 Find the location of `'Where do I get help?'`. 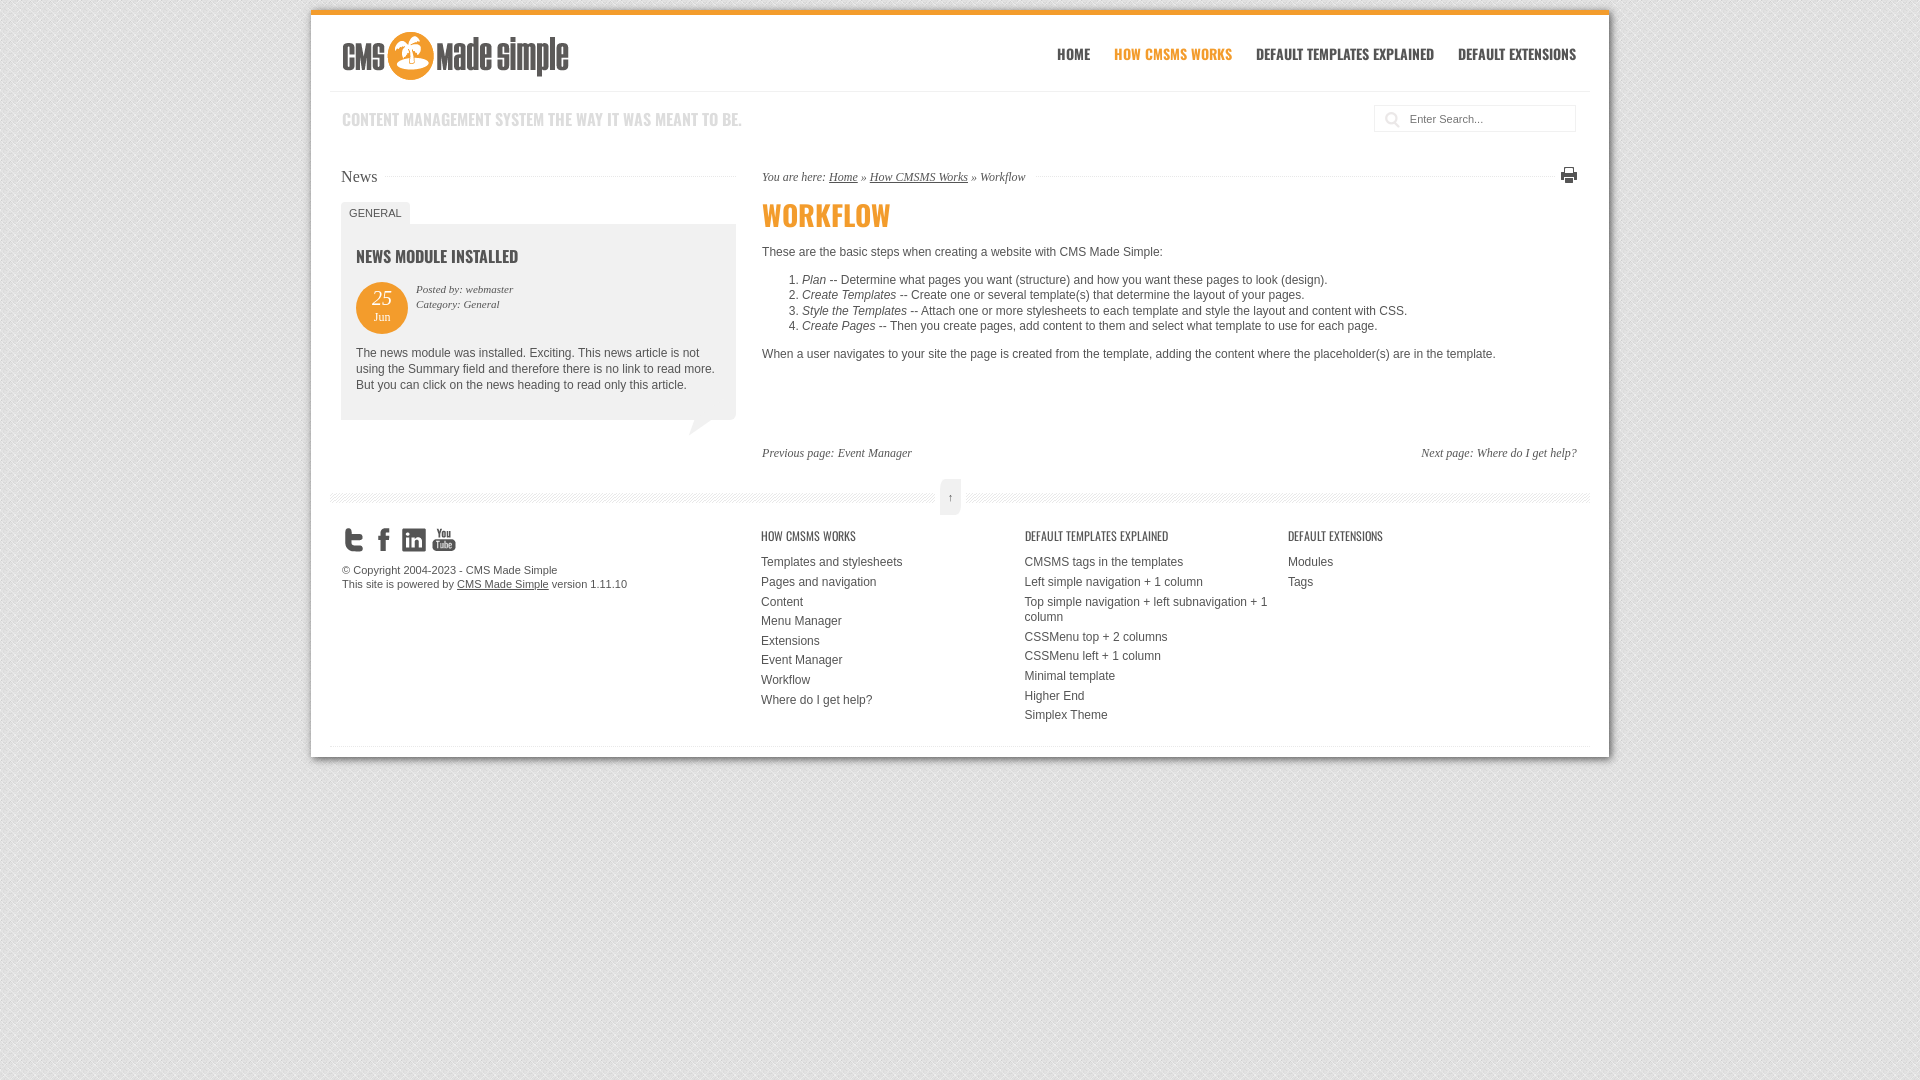

'Where do I get help?' is located at coordinates (891, 700).